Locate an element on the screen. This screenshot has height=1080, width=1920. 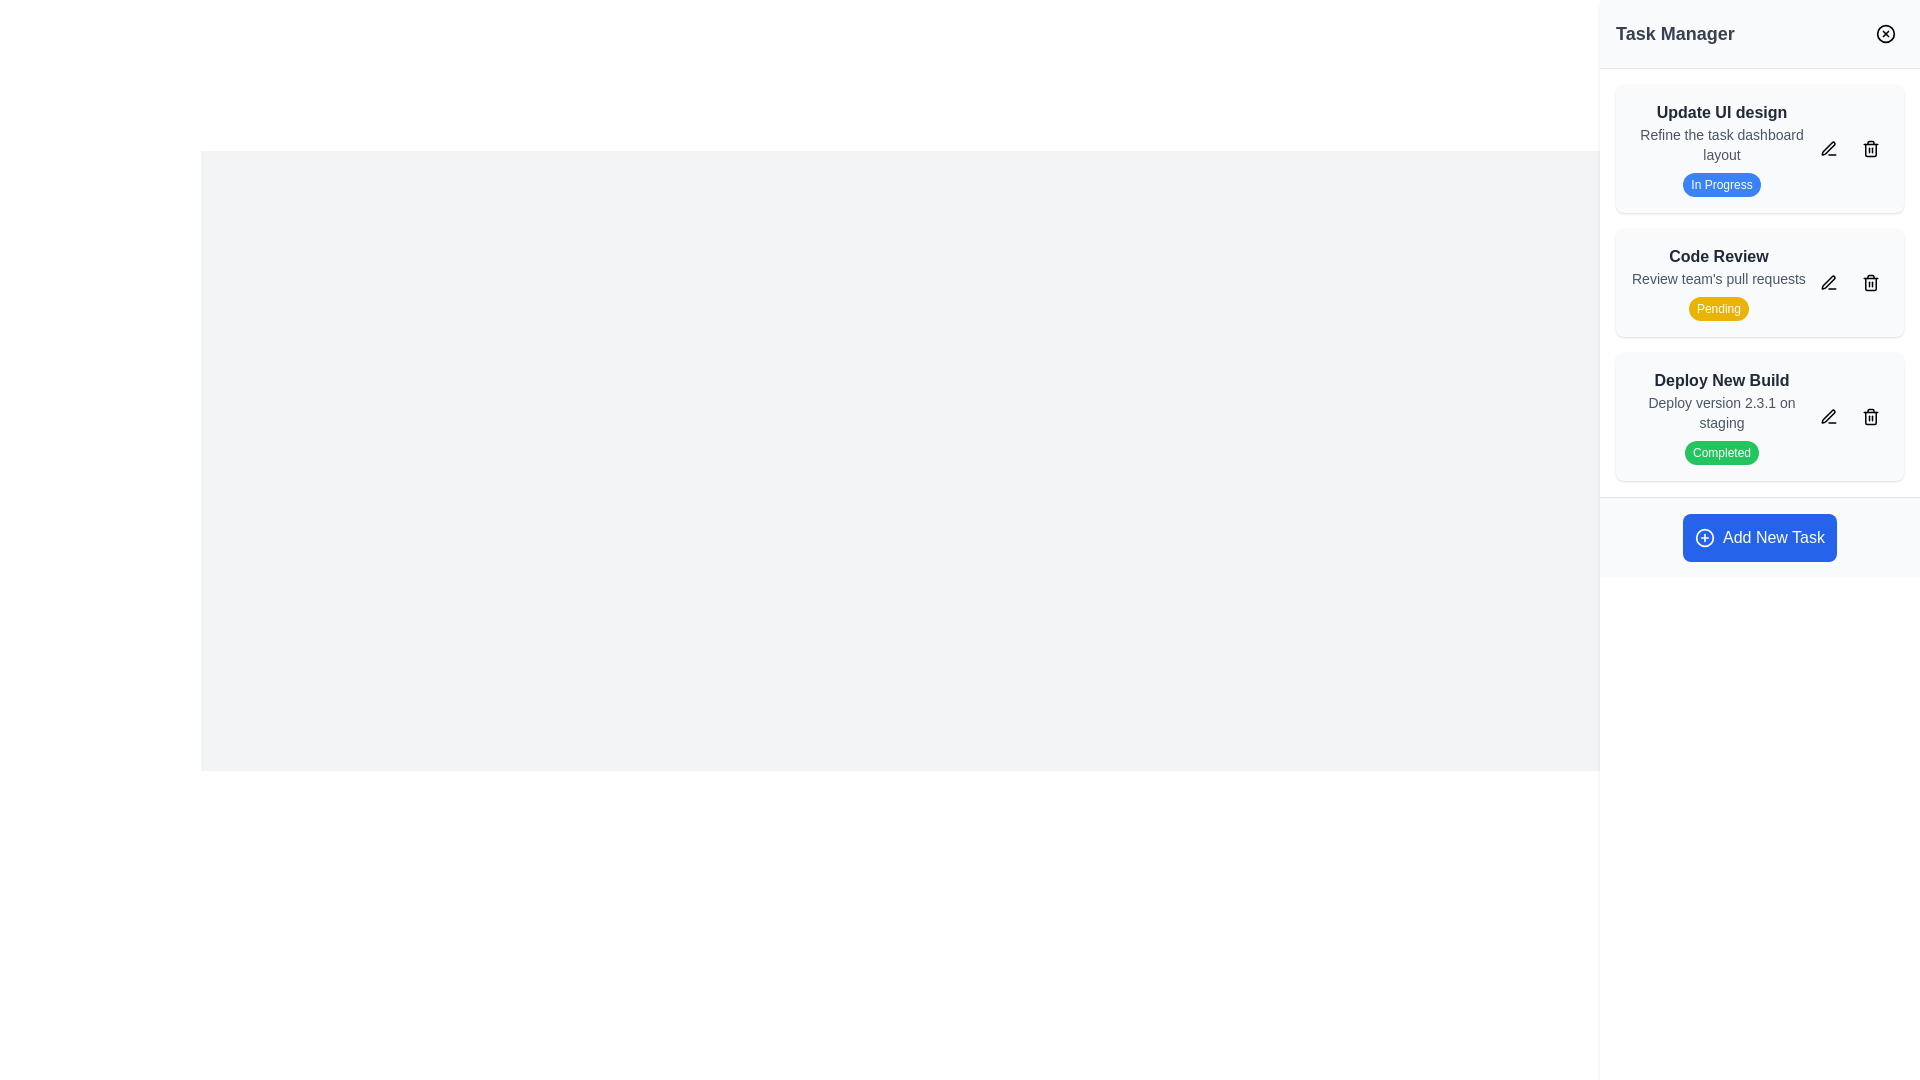
the trash icon in the Task Manager sidebar, located in the top-right corner of the 'Update UI design' card is located at coordinates (1870, 148).